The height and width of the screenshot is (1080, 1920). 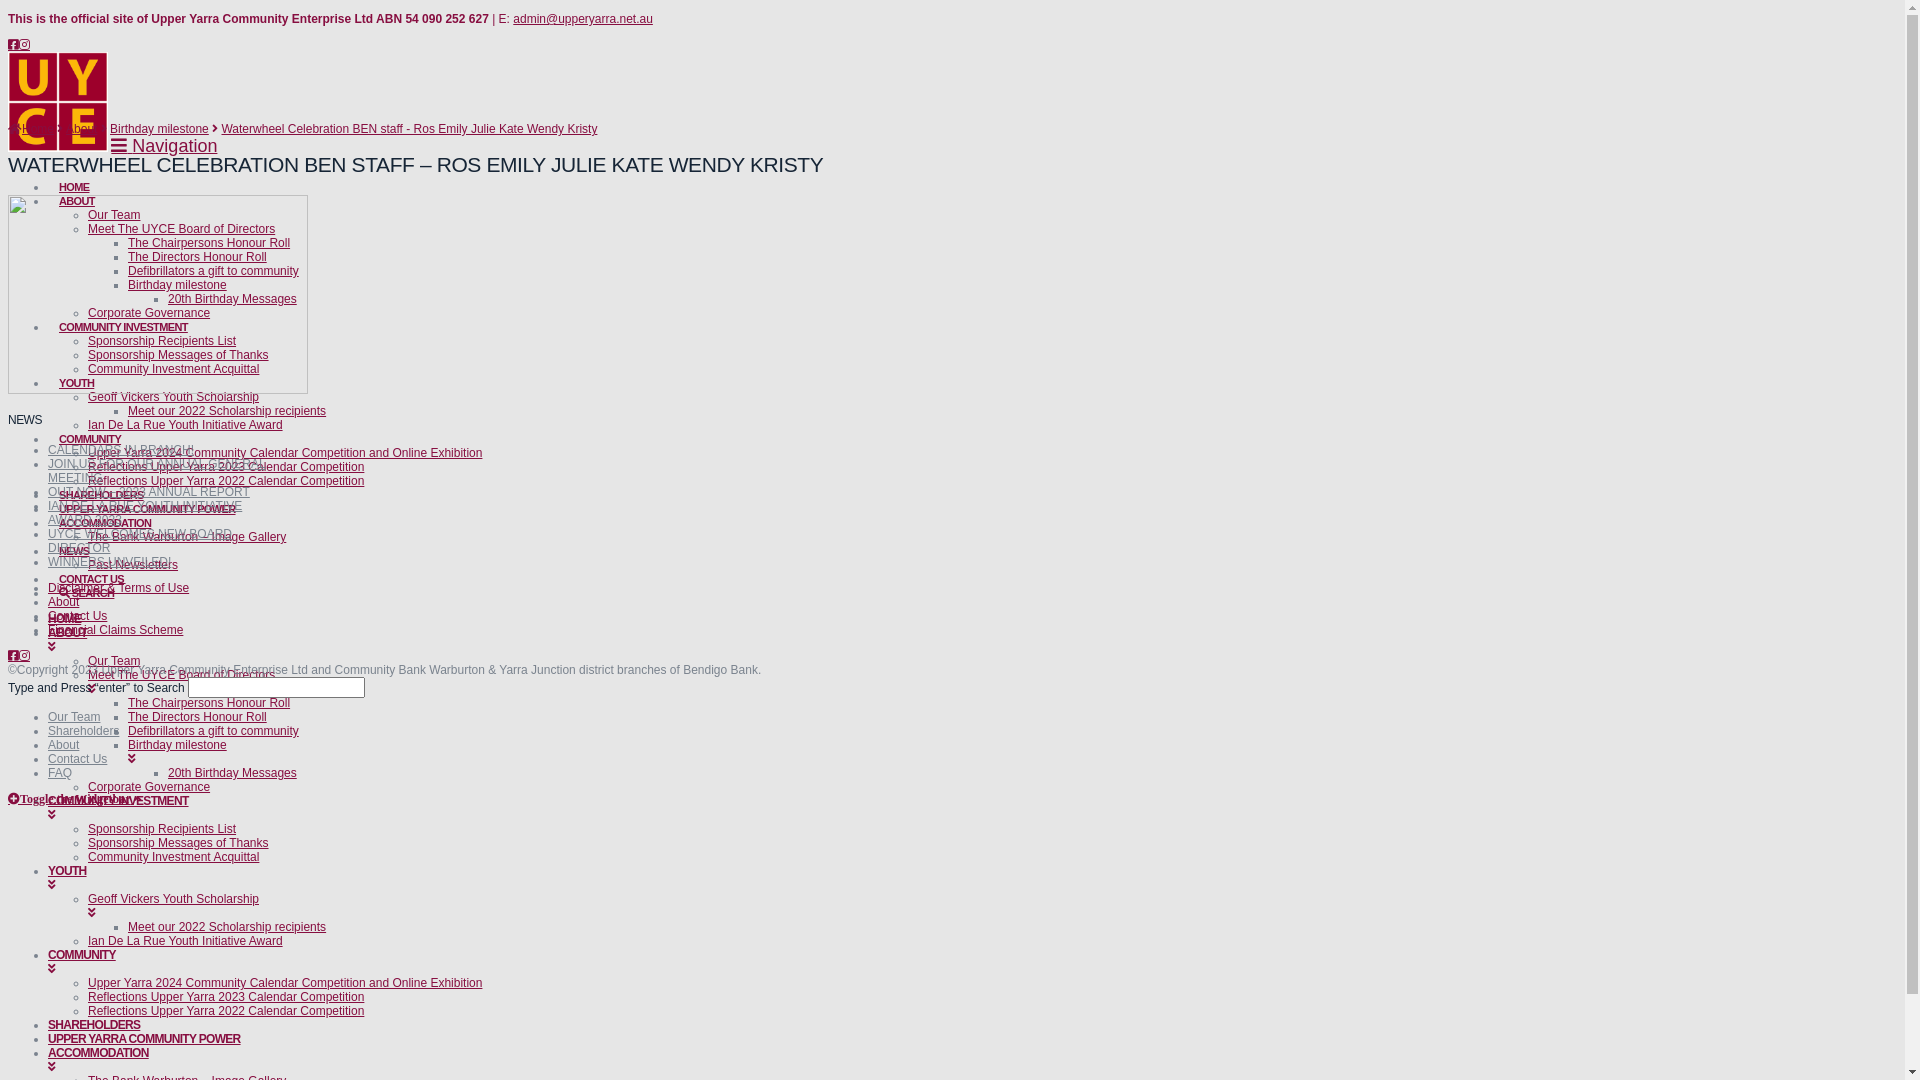 What do you see at coordinates (163, 145) in the screenshot?
I see `'Navigation'` at bounding box center [163, 145].